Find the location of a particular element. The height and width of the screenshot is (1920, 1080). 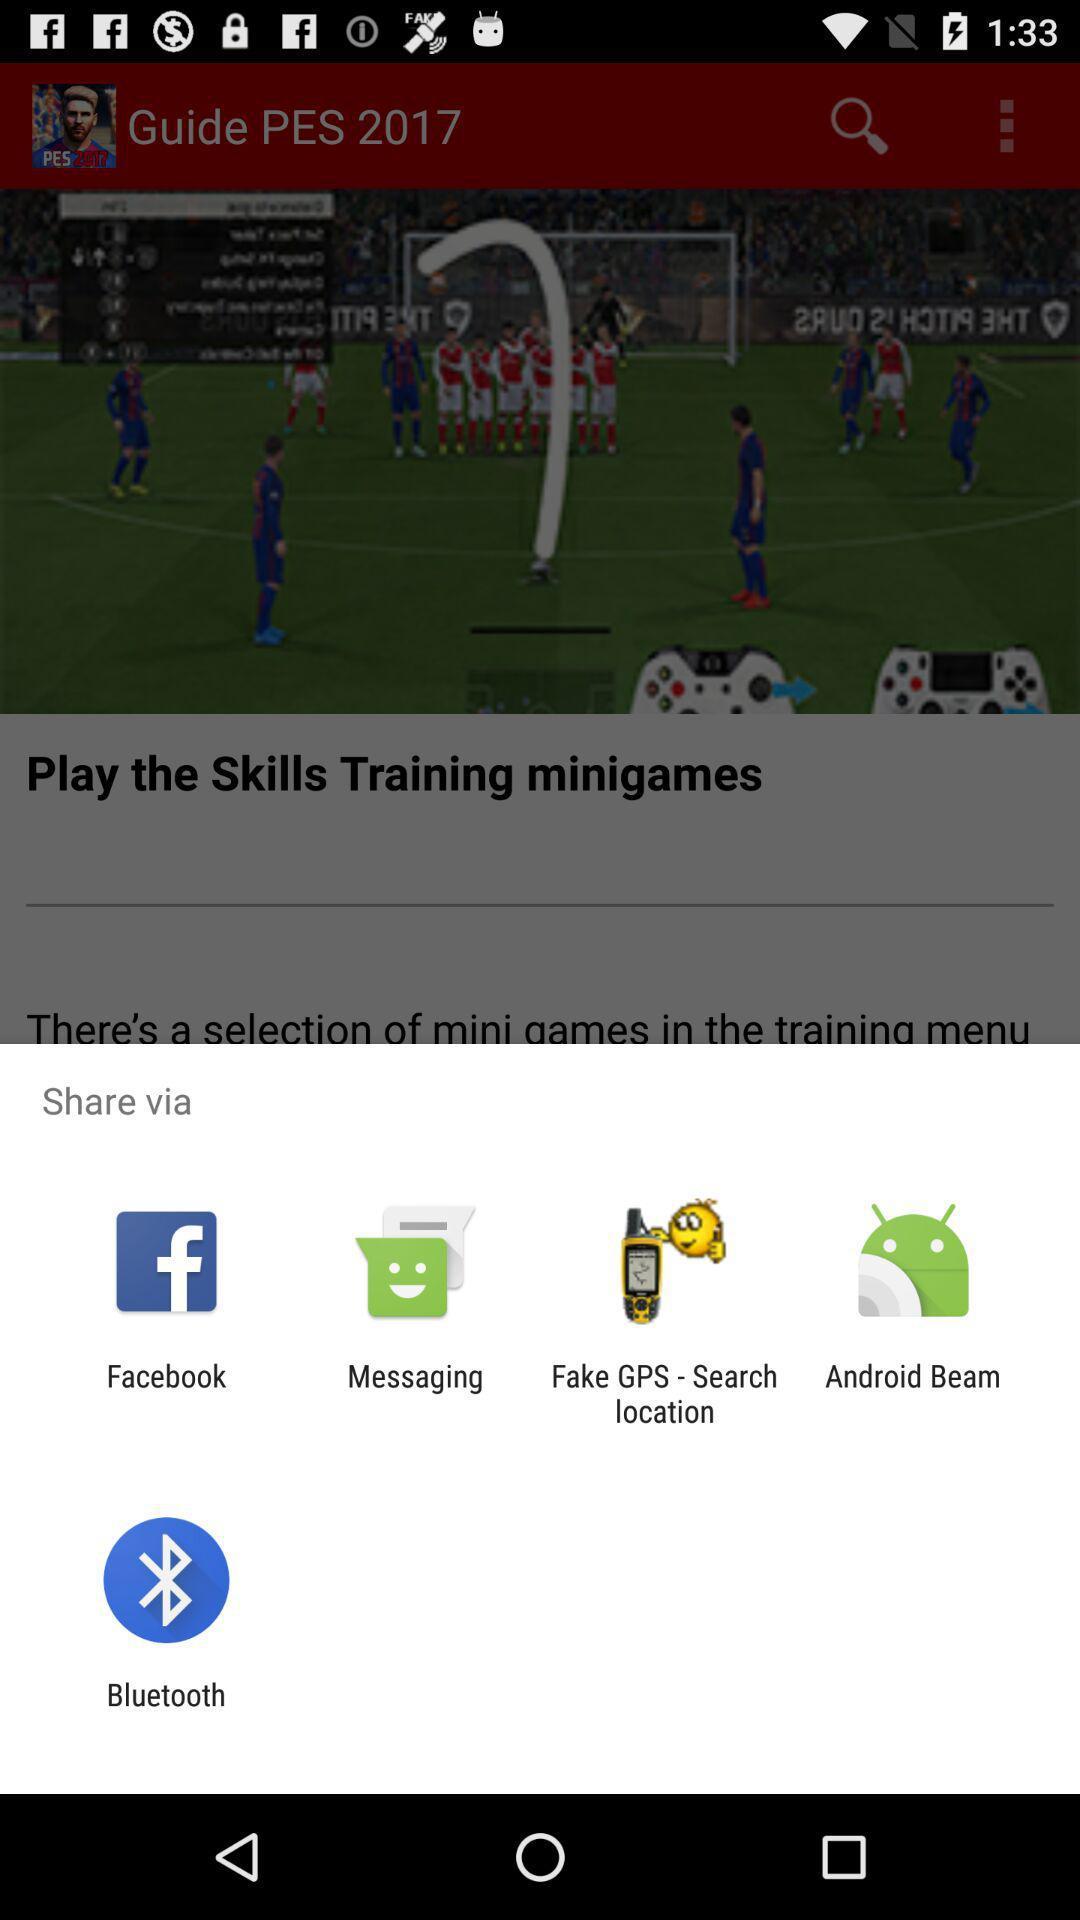

the facebook app is located at coordinates (165, 1392).